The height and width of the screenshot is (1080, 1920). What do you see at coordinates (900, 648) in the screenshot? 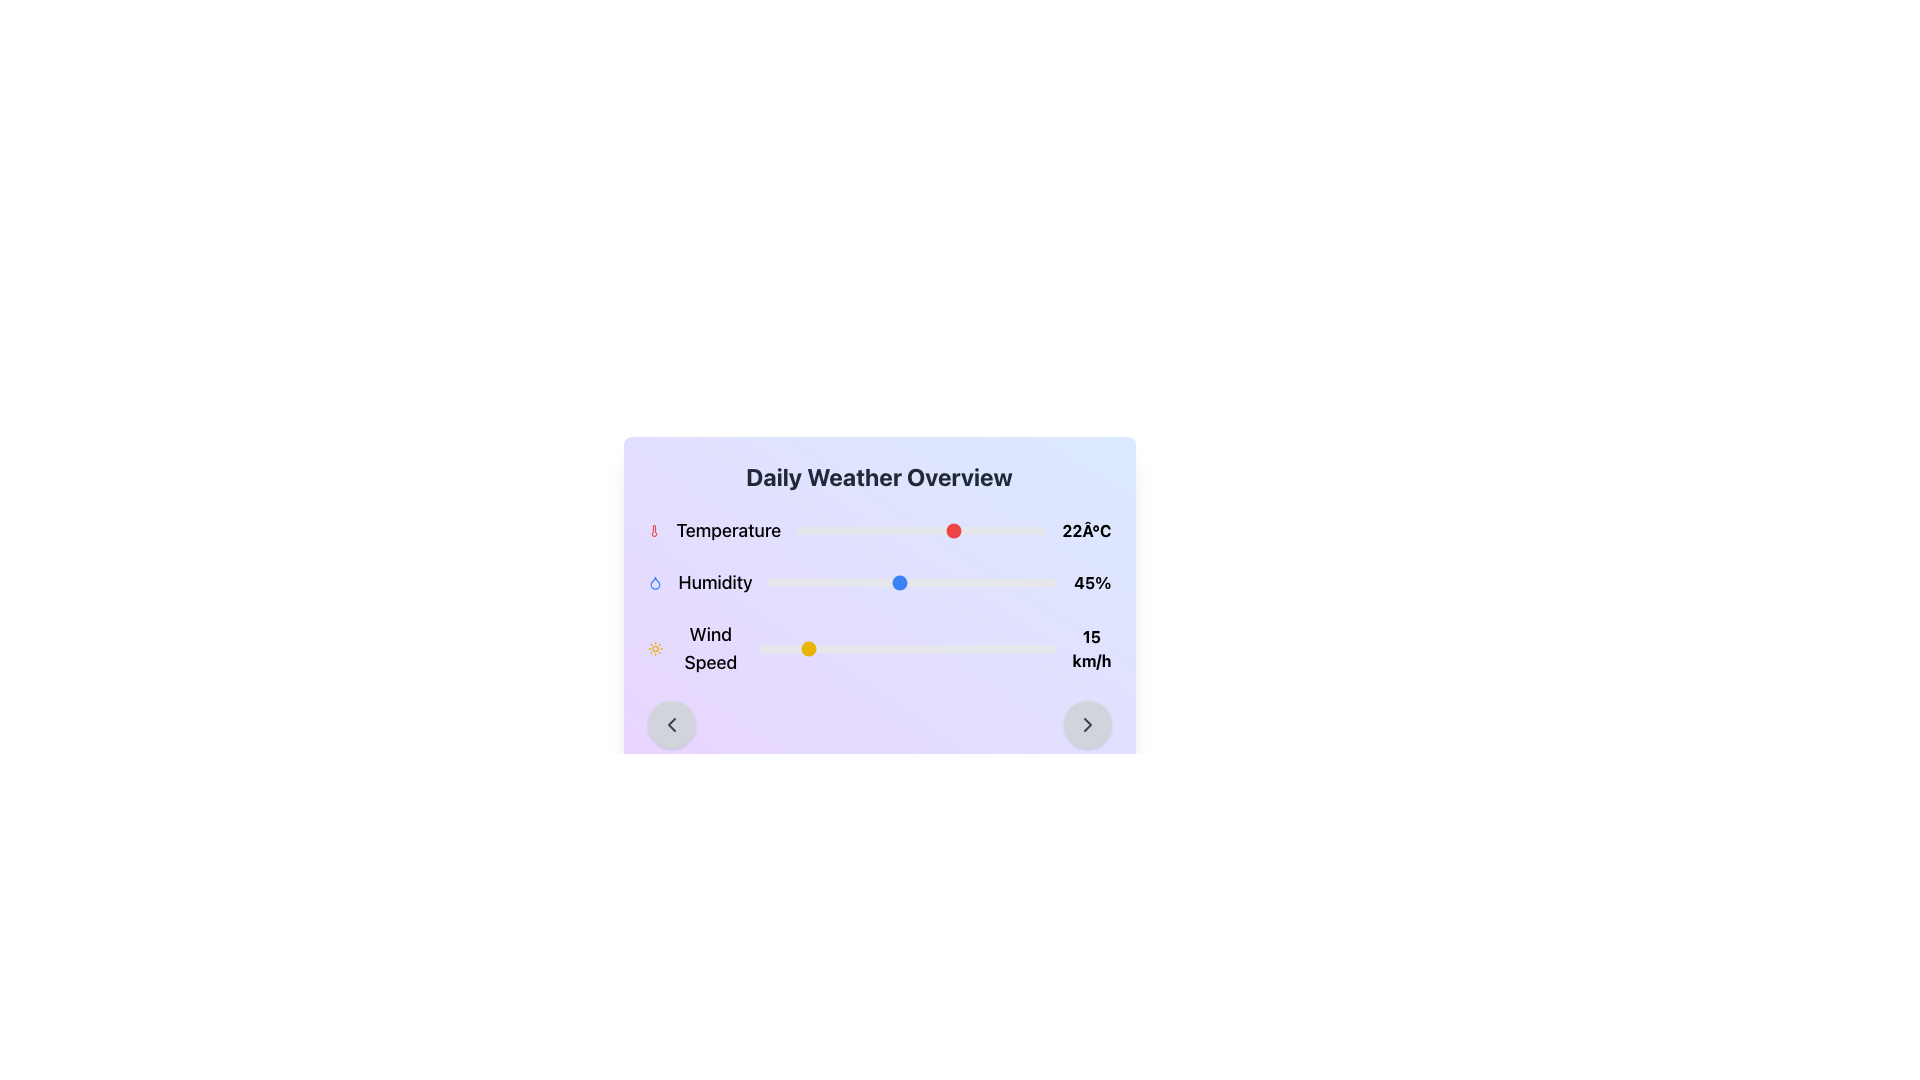
I see `the wind speed` at bounding box center [900, 648].